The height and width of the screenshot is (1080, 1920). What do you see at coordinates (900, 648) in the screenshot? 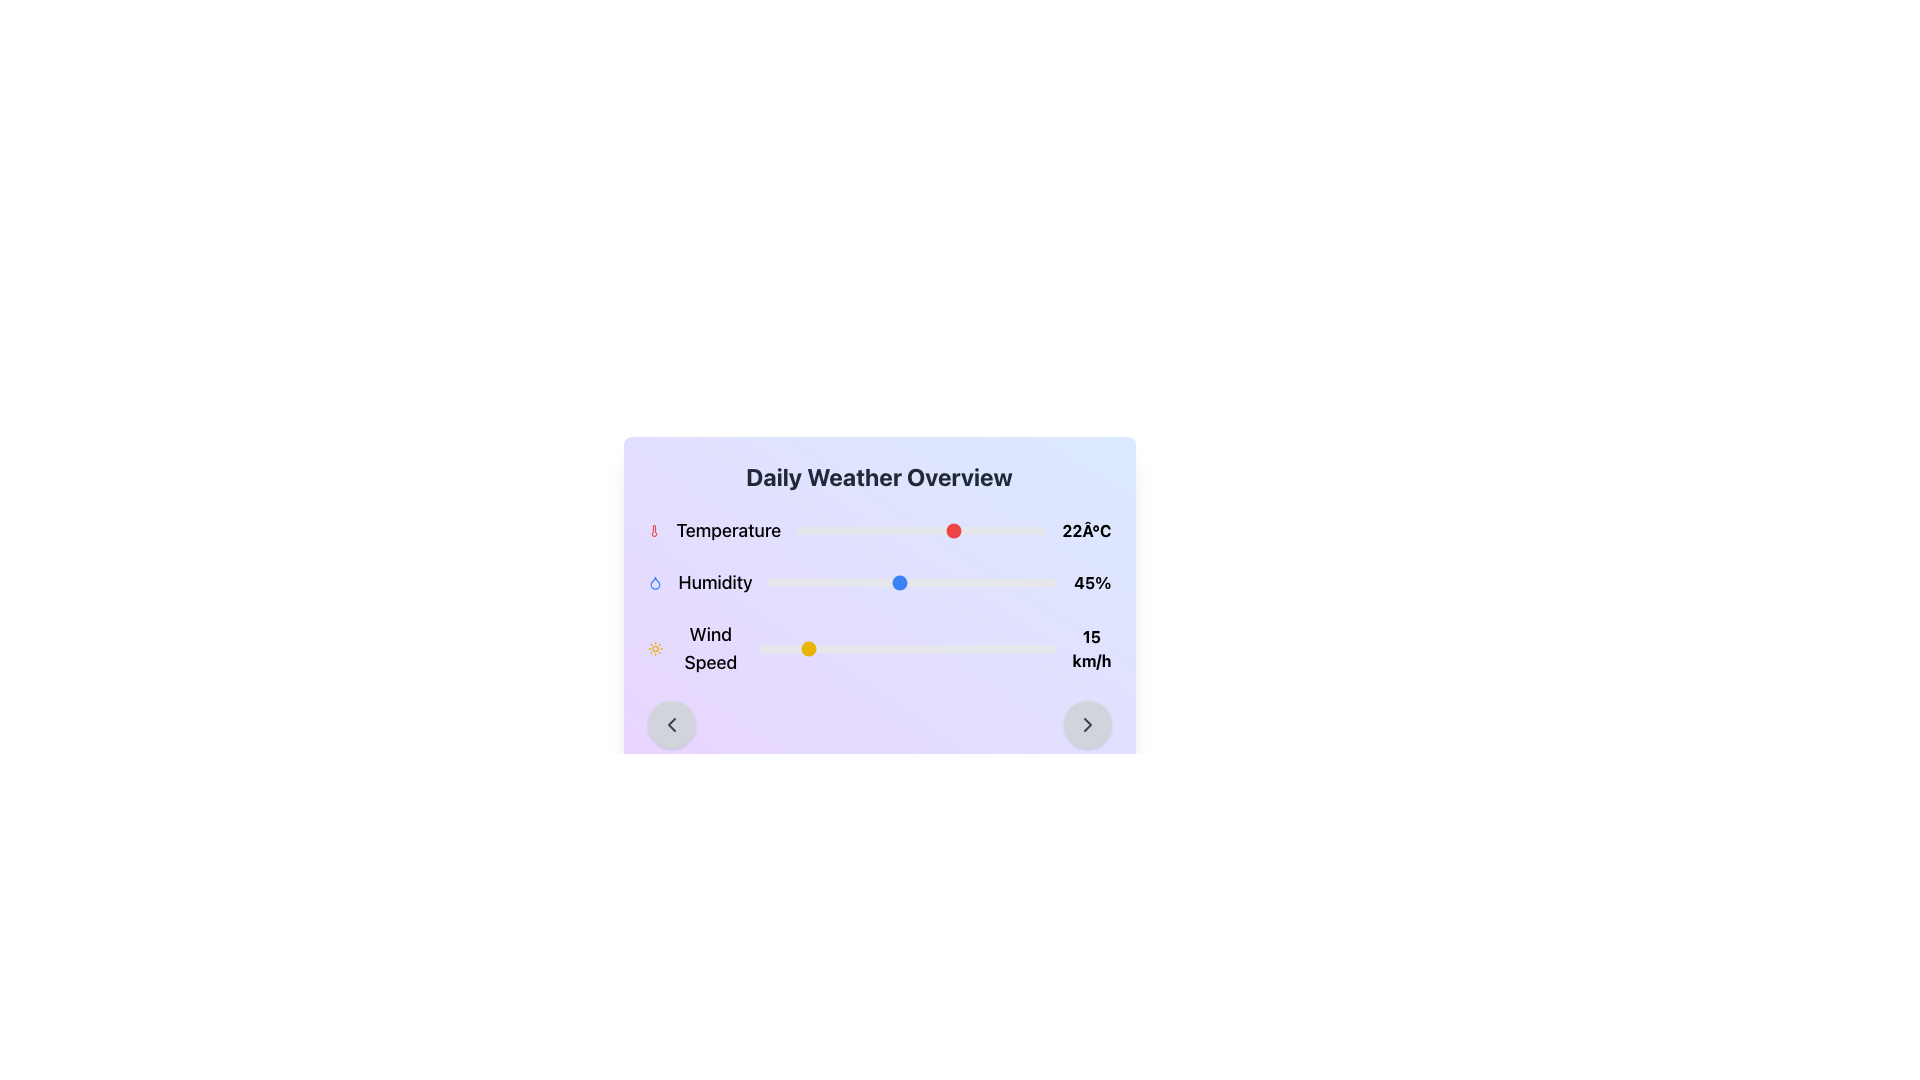
I see `the wind speed` at bounding box center [900, 648].